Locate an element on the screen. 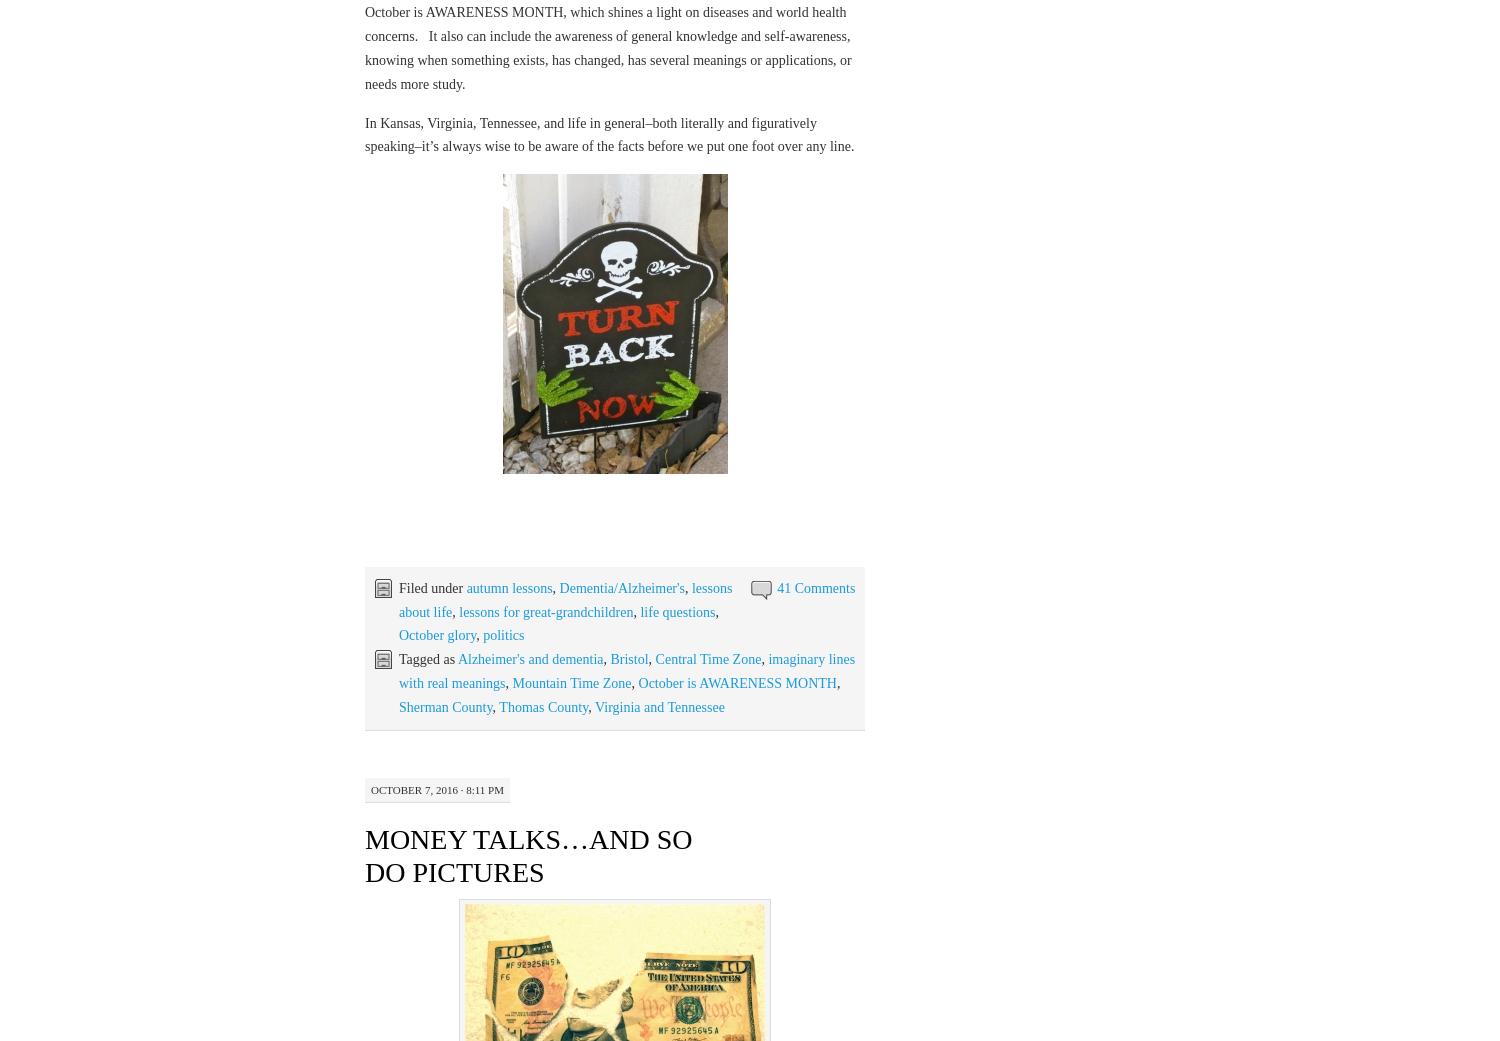 The width and height of the screenshot is (1500, 1041). 'lessons about life' is located at coordinates (564, 599).